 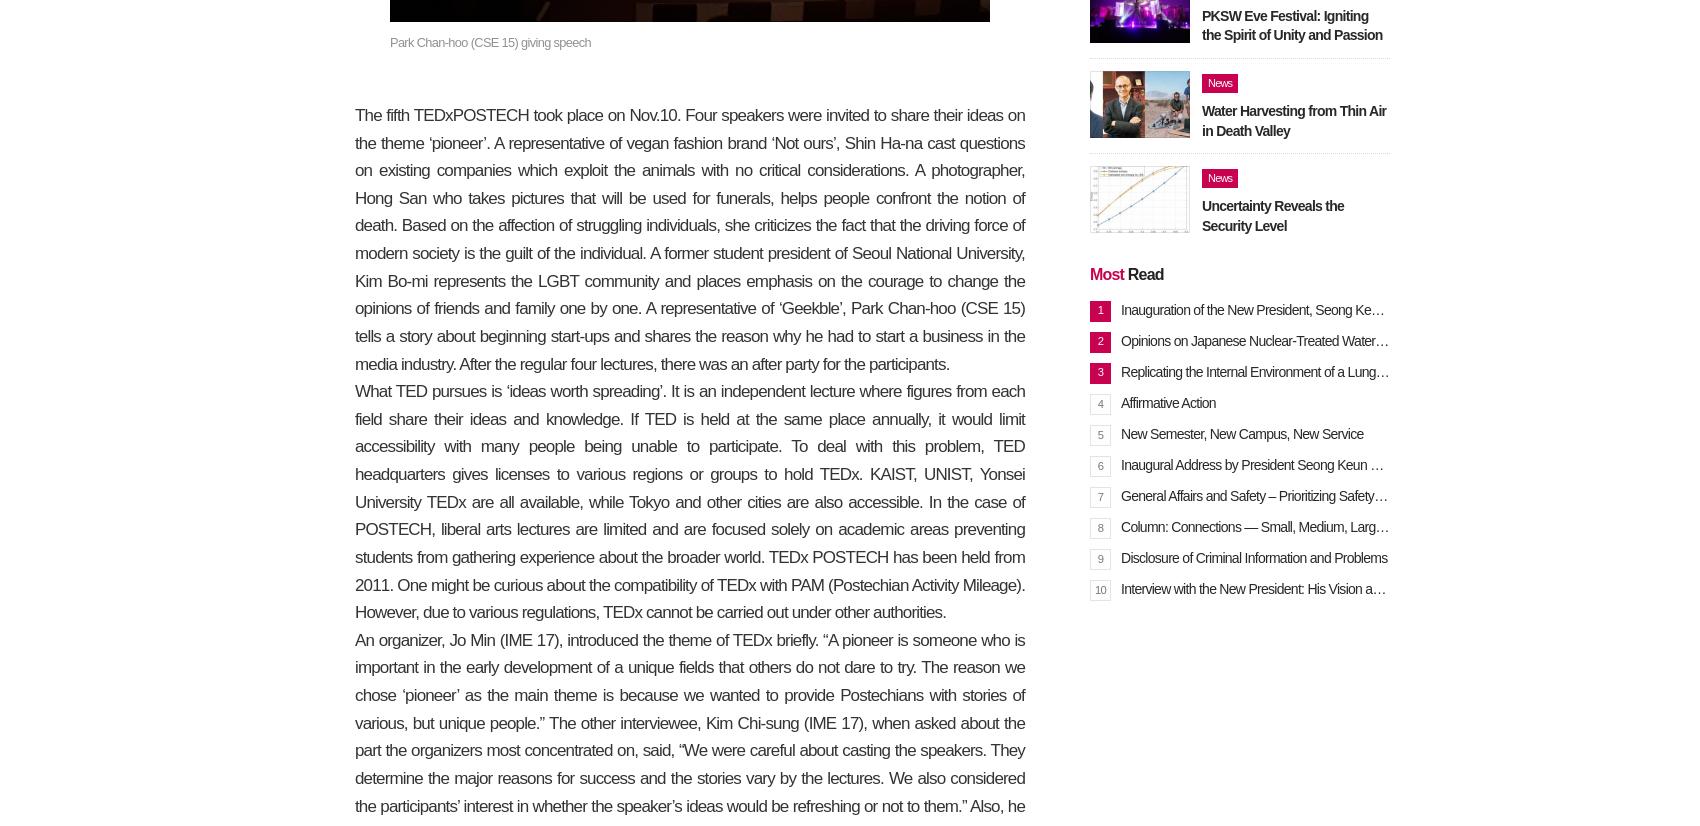 I want to click on 'Column: Connections — Small, Medium, Large, and Special', so click(x=1287, y=524).